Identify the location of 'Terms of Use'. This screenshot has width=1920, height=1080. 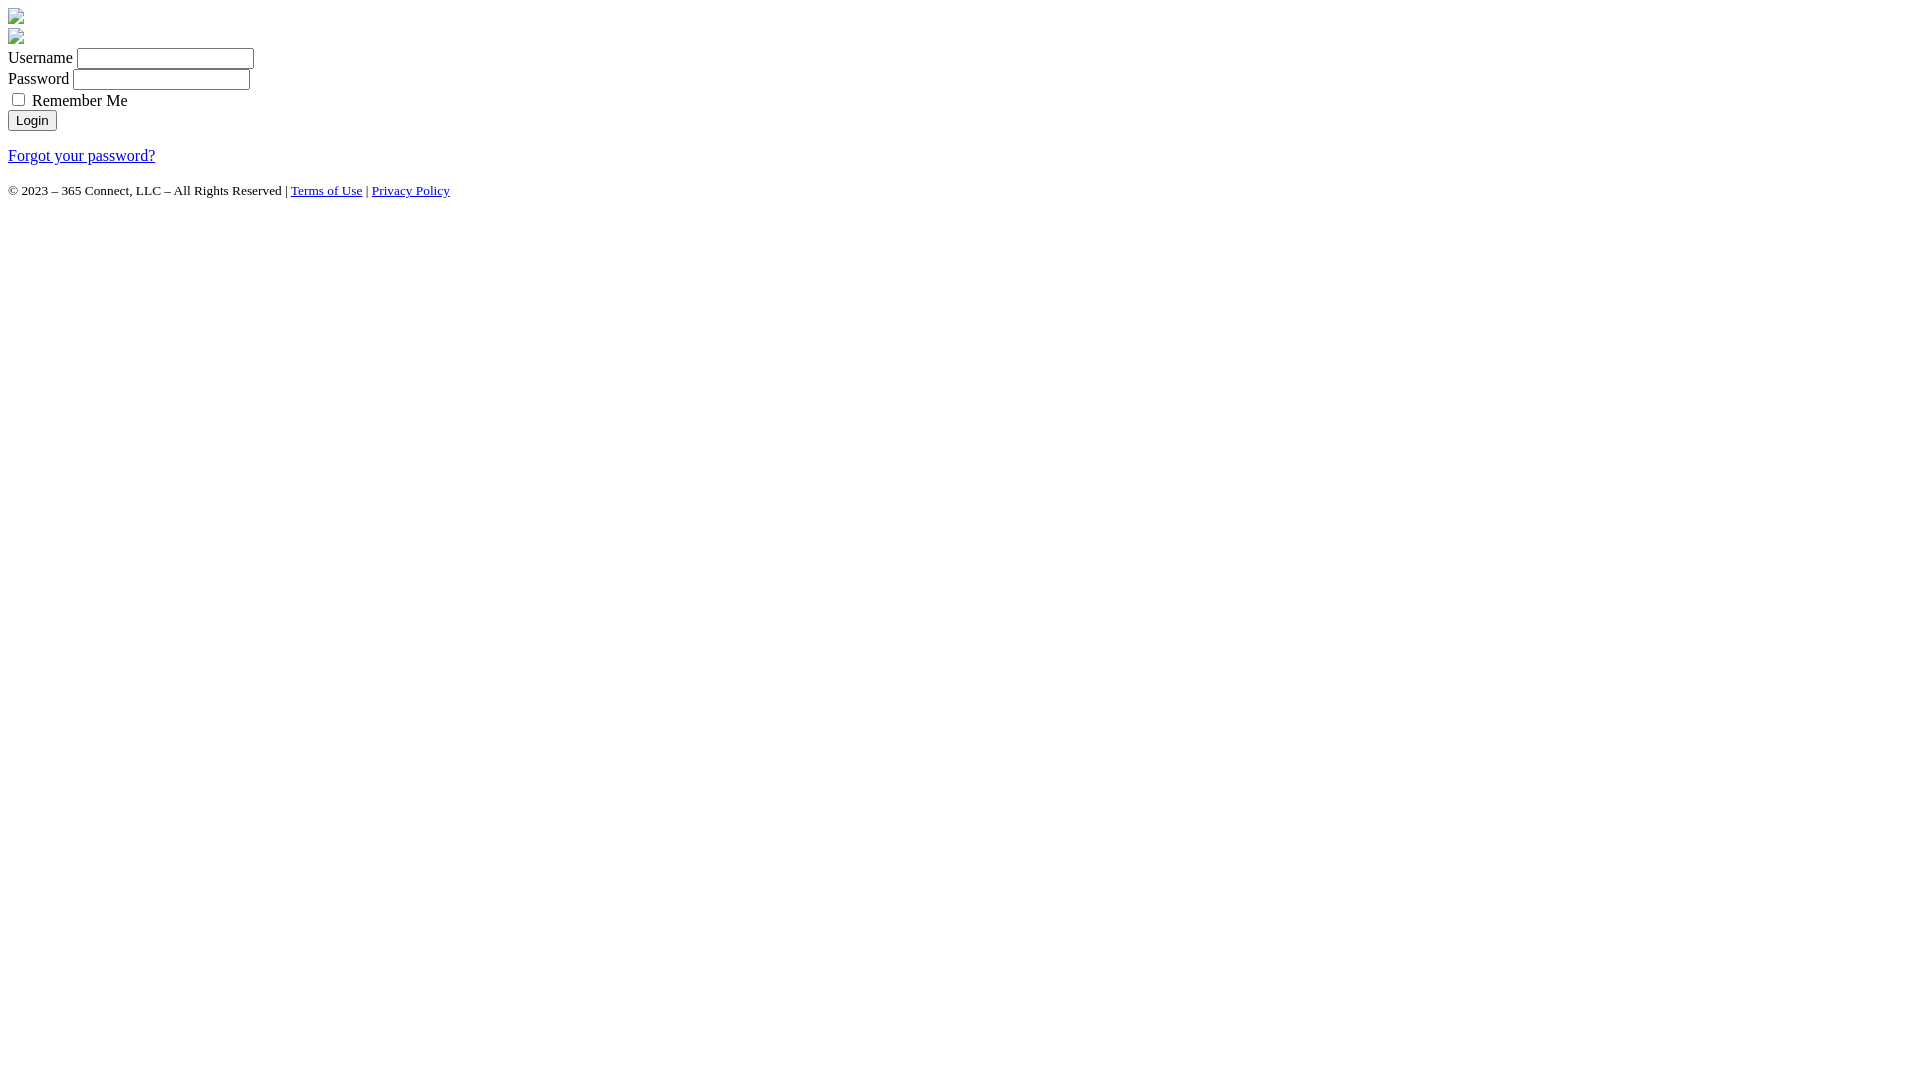
(326, 190).